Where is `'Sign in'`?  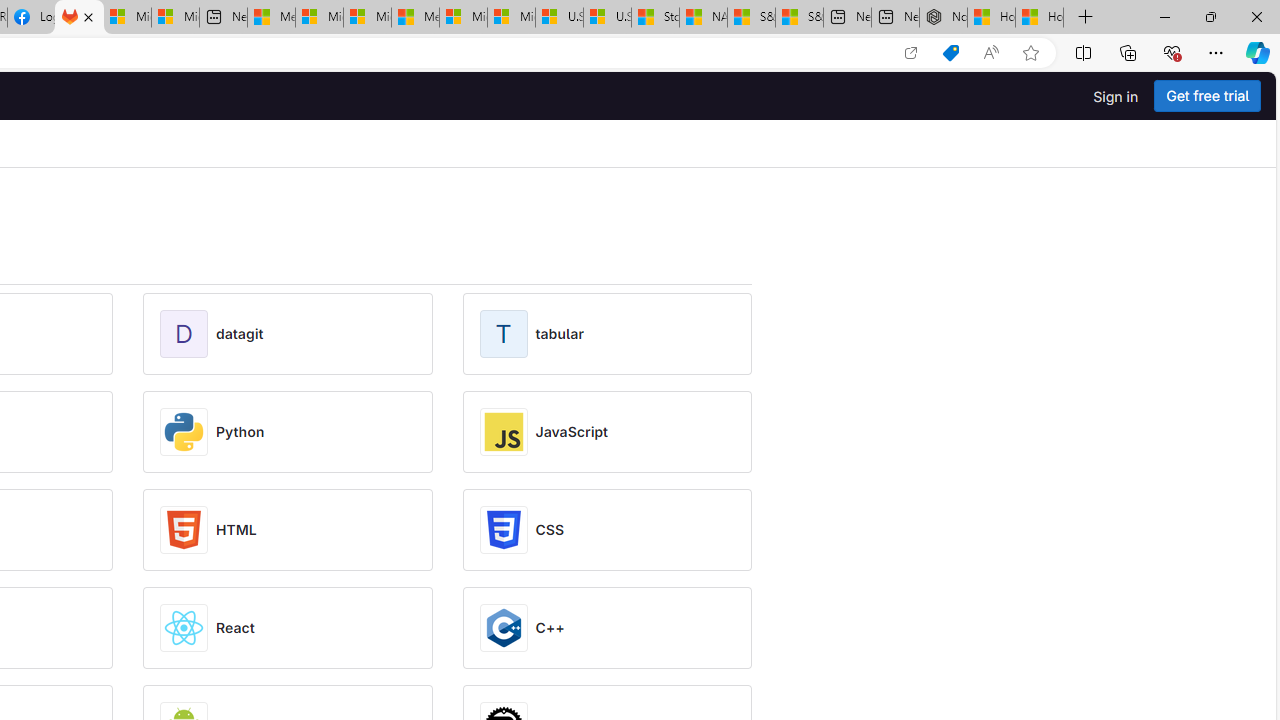 'Sign in' is located at coordinates (1115, 96).